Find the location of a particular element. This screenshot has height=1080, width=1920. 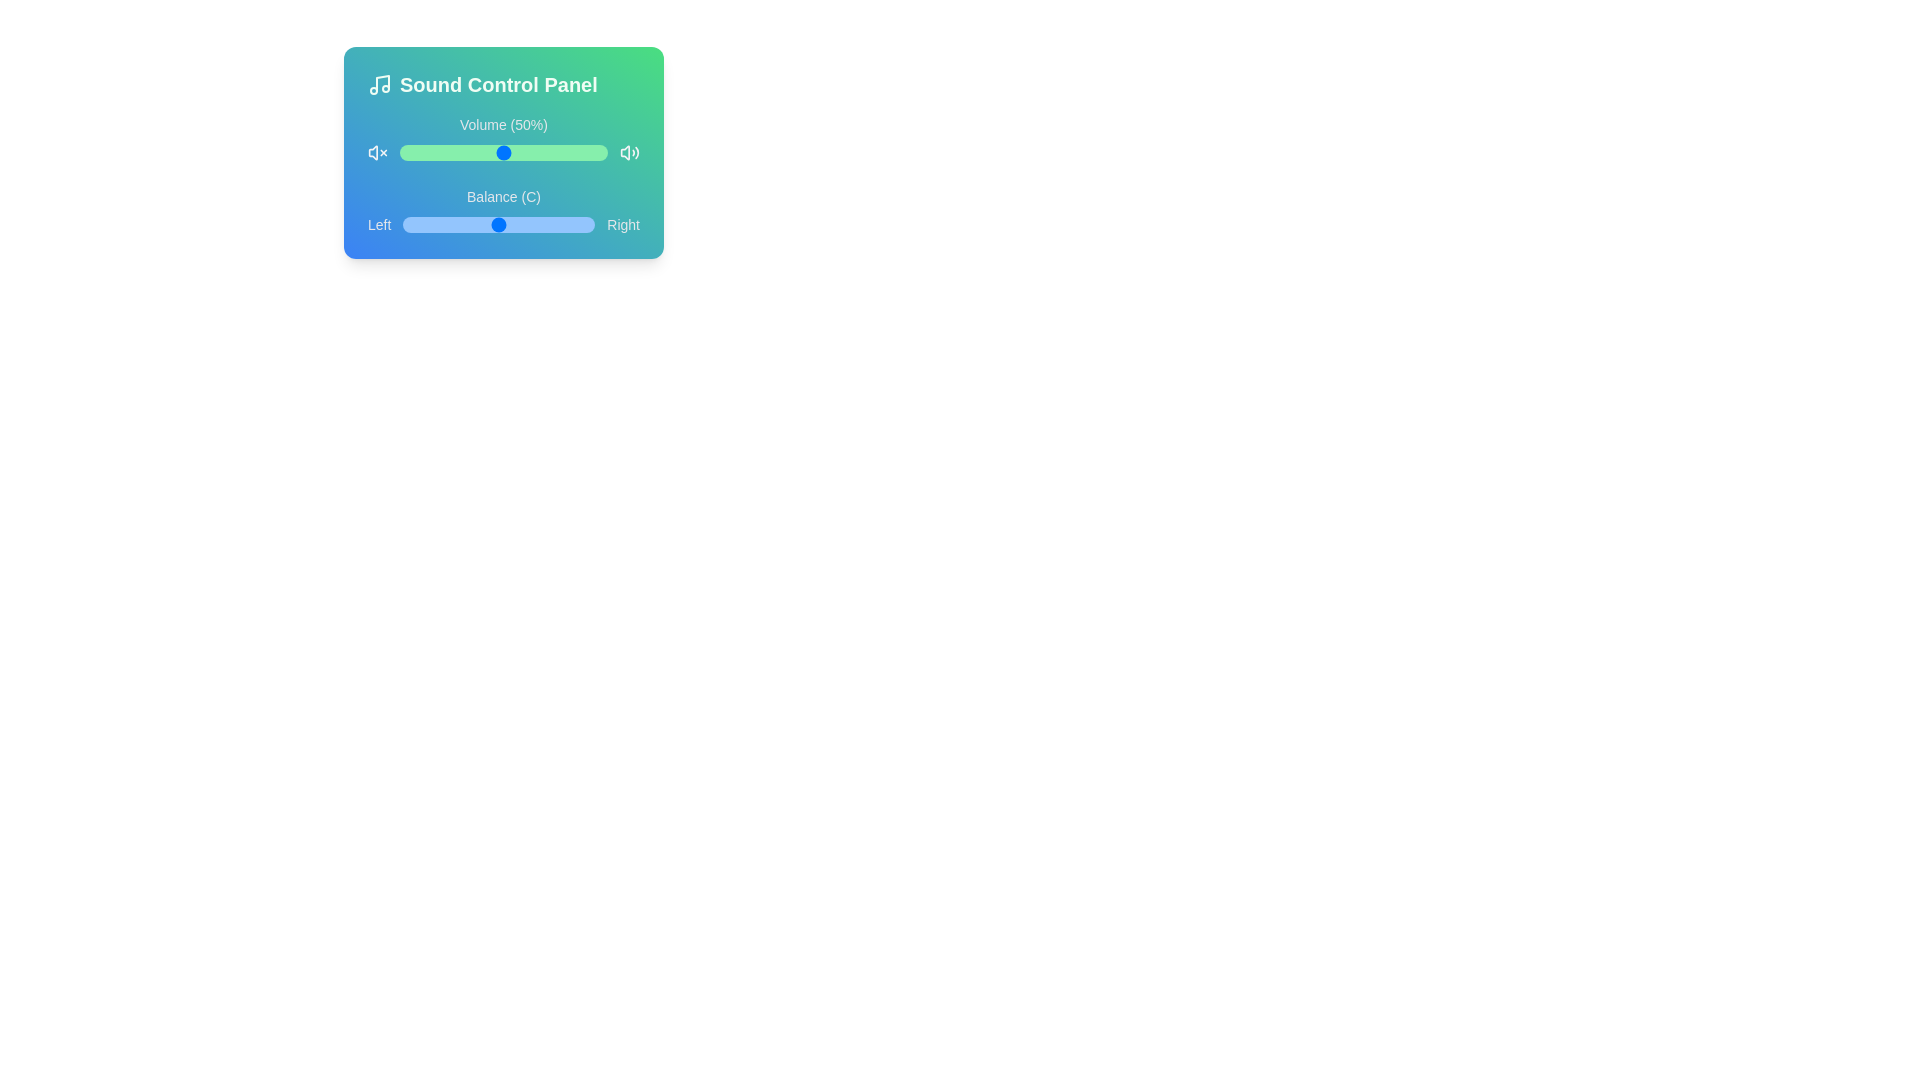

balance is located at coordinates (474, 224).